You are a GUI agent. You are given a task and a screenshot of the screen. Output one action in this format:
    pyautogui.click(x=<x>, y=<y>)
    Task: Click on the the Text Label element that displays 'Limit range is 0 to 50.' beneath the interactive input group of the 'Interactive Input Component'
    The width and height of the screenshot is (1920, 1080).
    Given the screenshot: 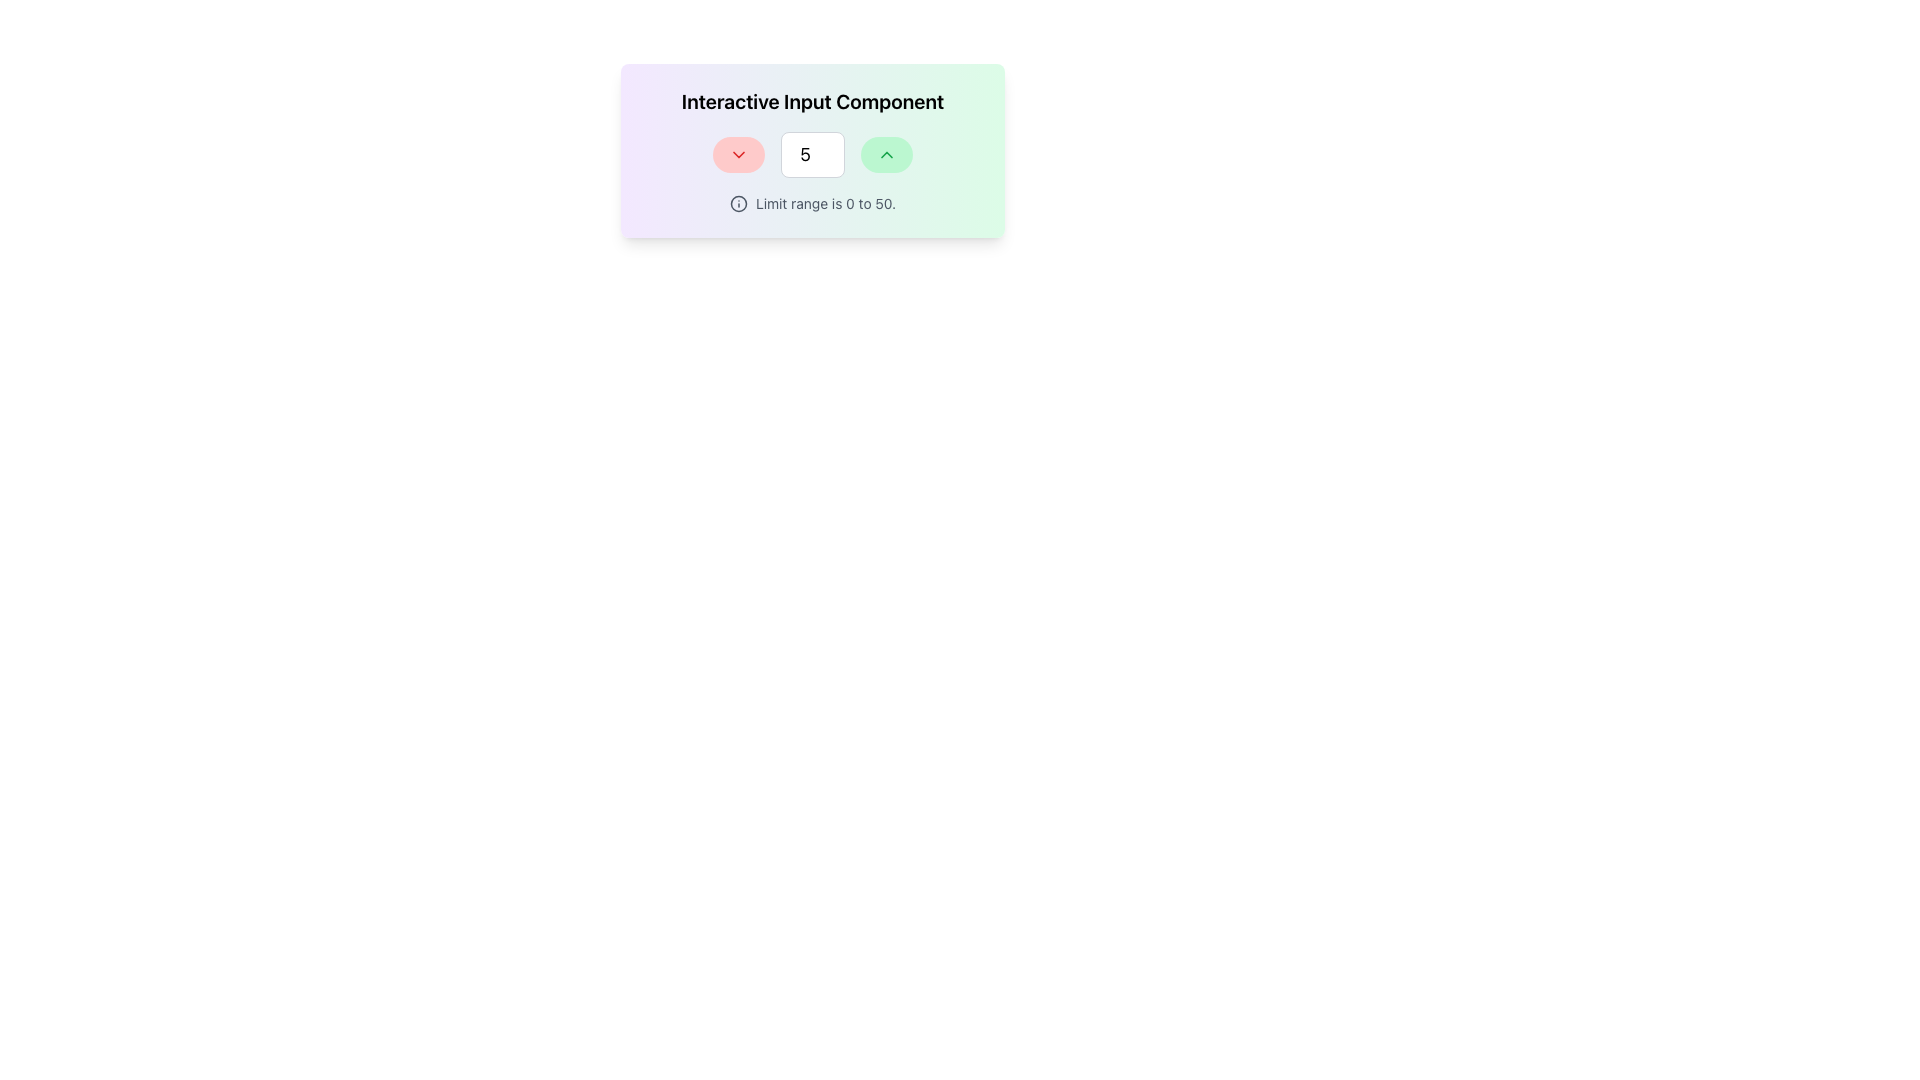 What is the action you would take?
    pyautogui.click(x=812, y=204)
    